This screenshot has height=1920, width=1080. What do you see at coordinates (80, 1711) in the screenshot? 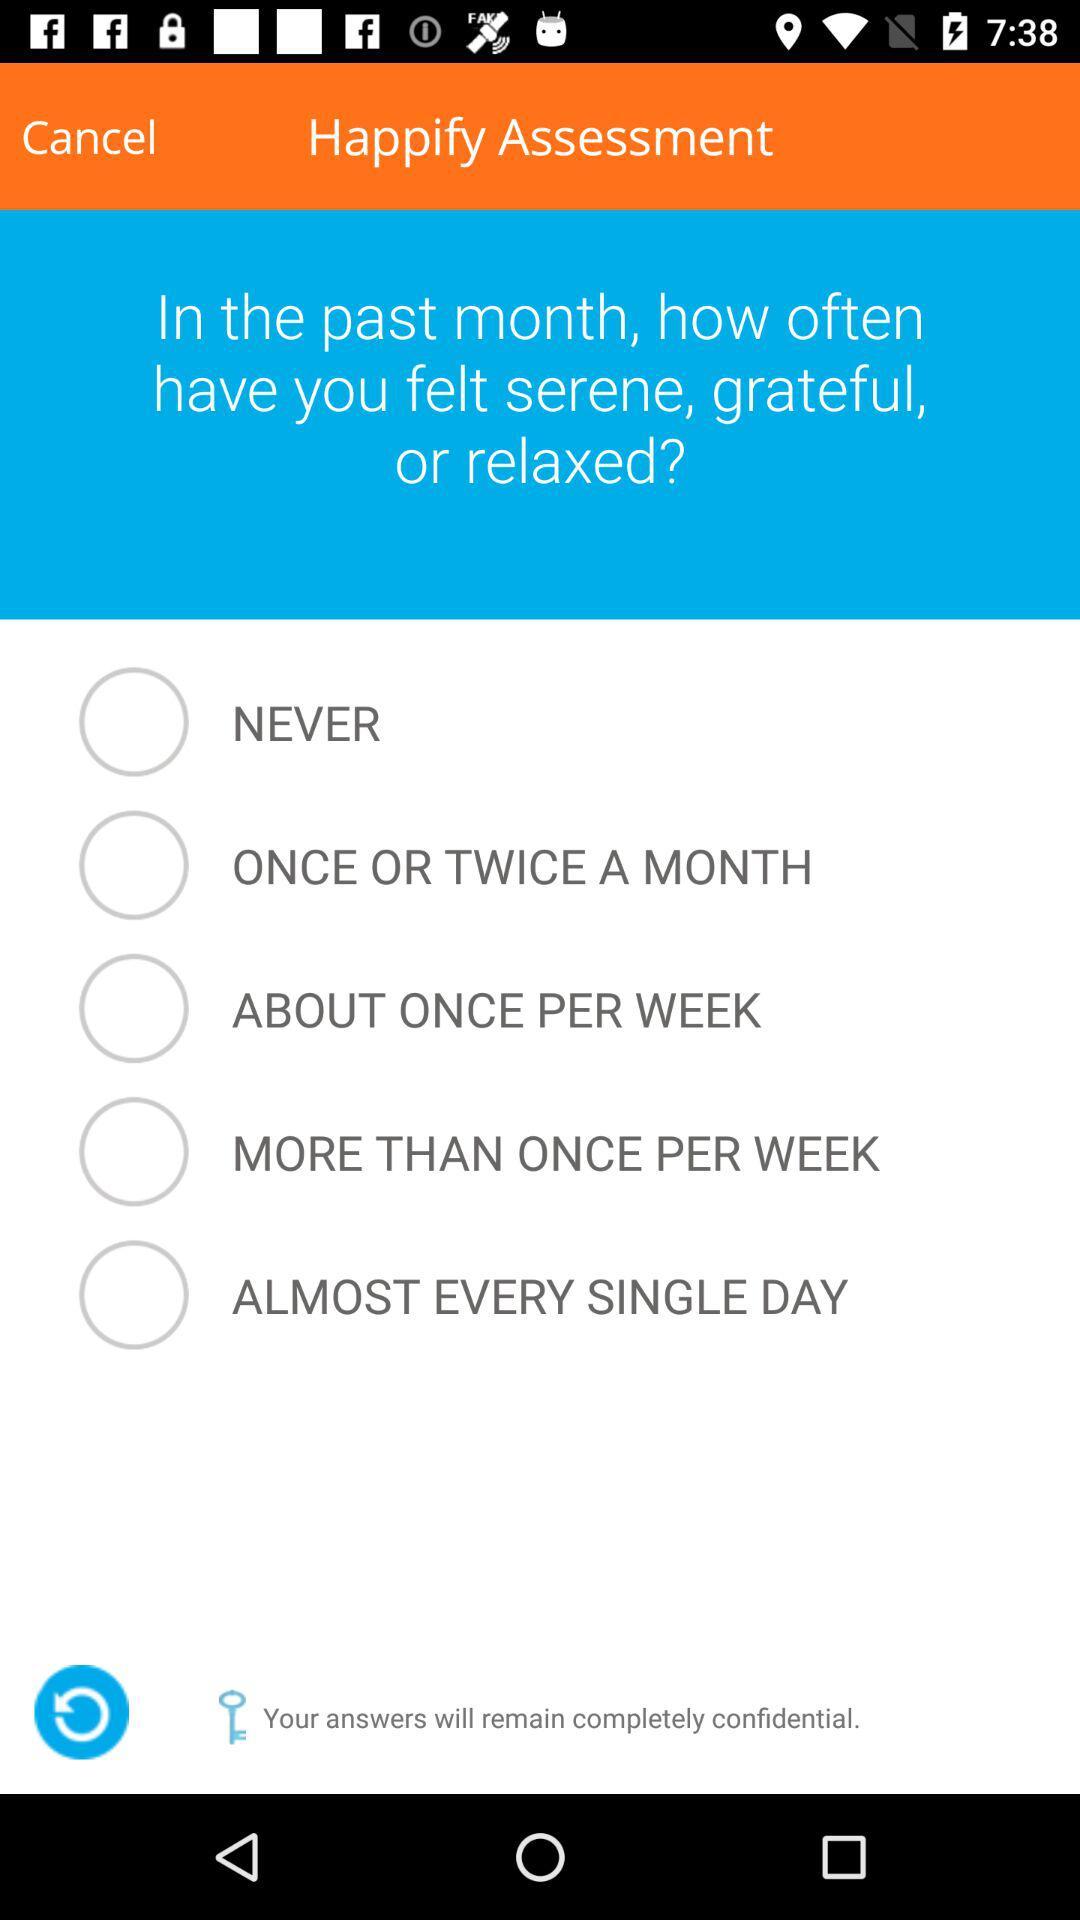
I see `the refresh icon` at bounding box center [80, 1711].